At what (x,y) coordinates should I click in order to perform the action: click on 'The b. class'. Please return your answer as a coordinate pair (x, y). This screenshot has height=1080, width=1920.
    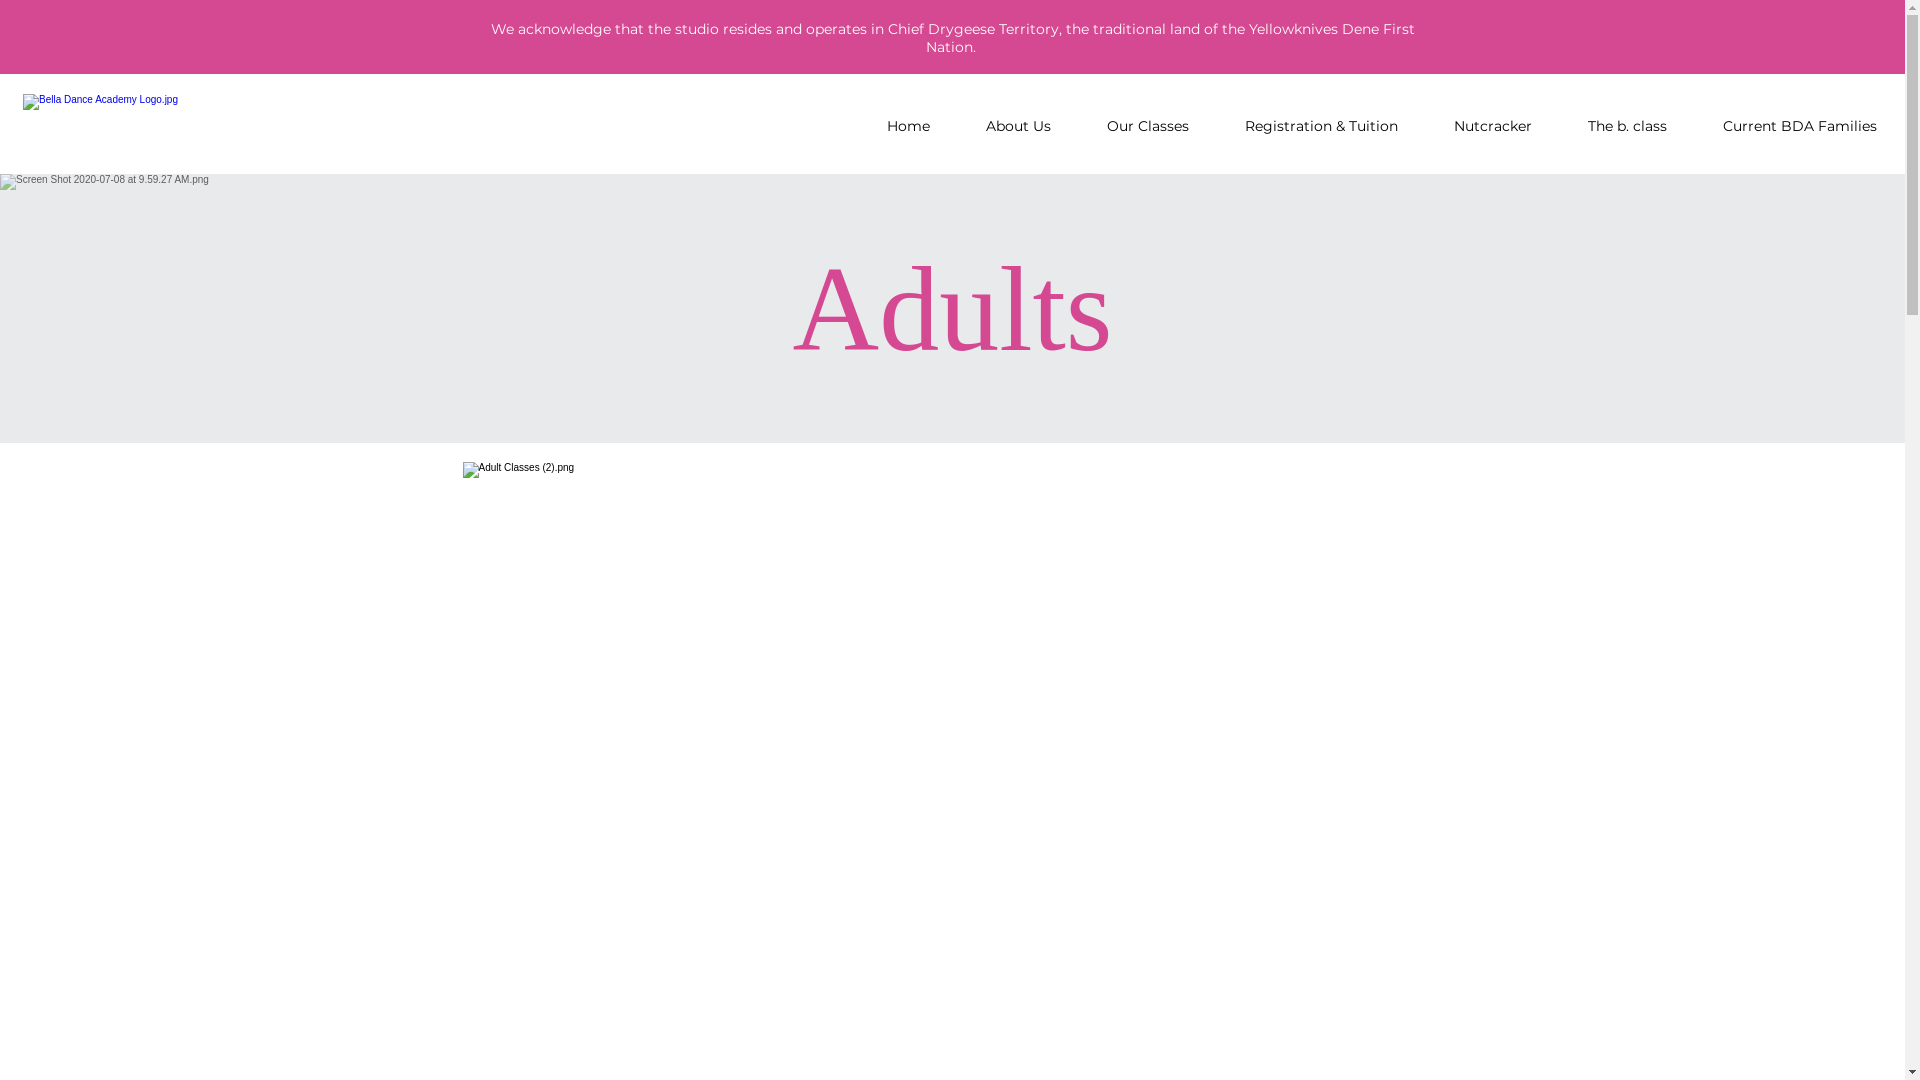
    Looking at the image, I should click on (1627, 126).